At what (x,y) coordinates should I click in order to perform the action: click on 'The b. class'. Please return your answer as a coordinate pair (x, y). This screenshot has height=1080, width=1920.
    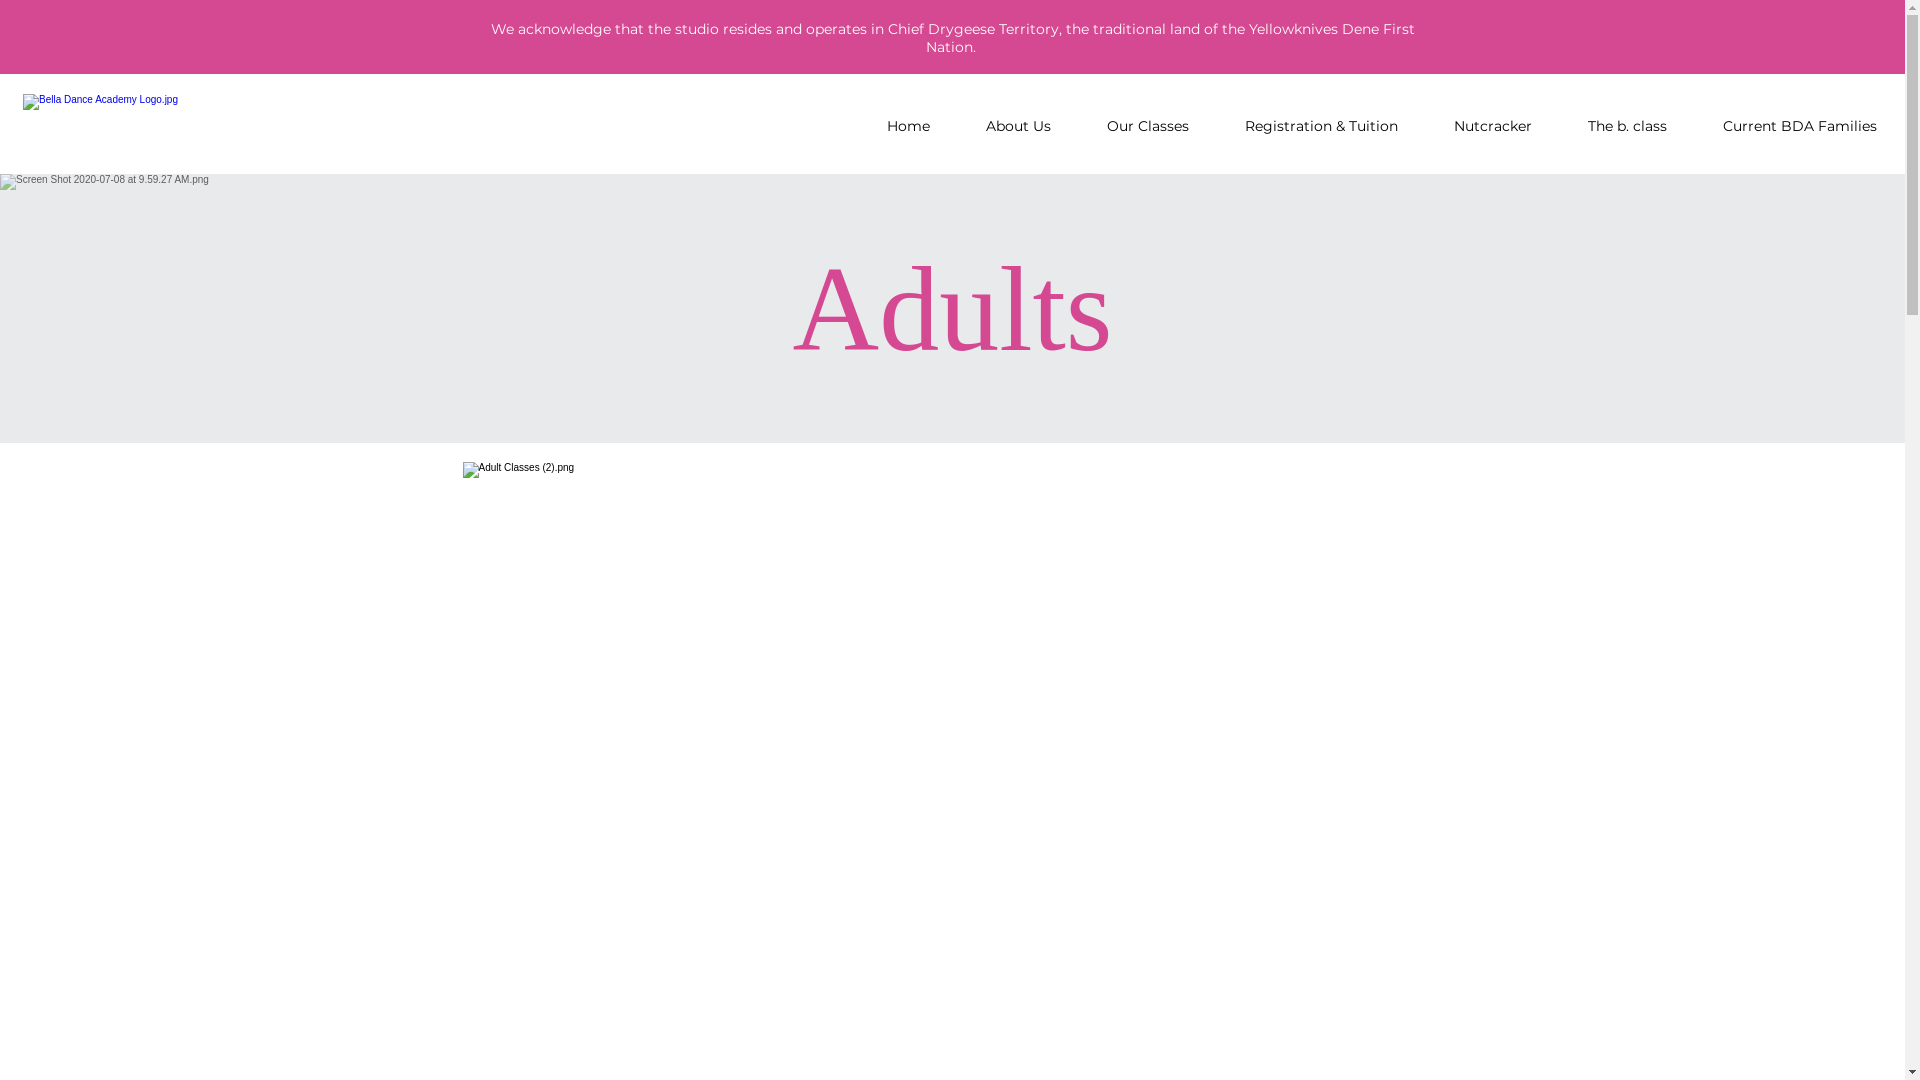
    Looking at the image, I should click on (1627, 126).